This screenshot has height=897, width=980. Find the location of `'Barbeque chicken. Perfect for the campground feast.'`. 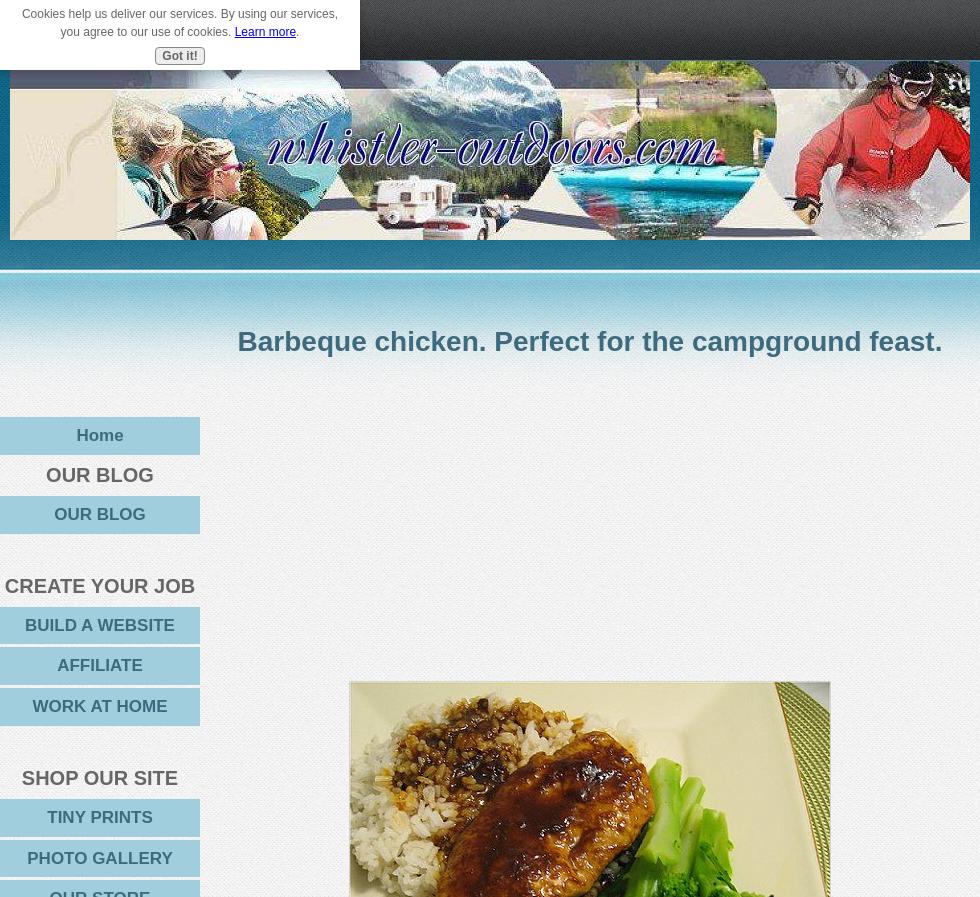

'Barbeque chicken. Perfect for the campground feast.' is located at coordinates (589, 340).